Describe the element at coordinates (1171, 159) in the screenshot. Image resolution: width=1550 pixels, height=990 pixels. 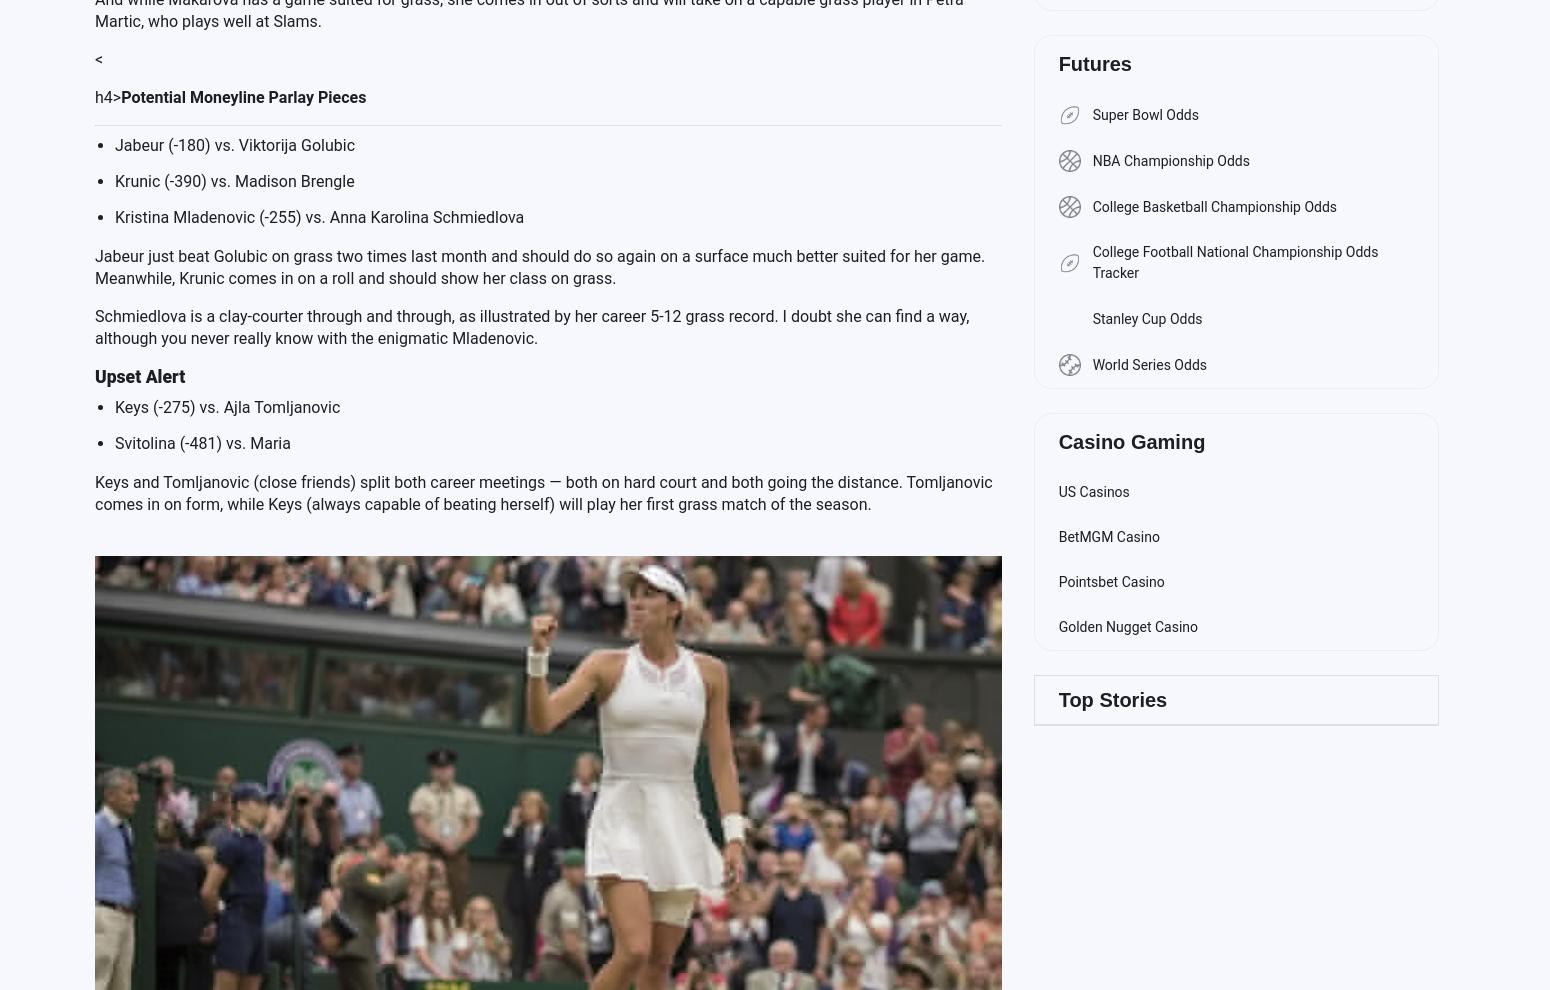
I see `'NBA Championship Odds'` at that location.